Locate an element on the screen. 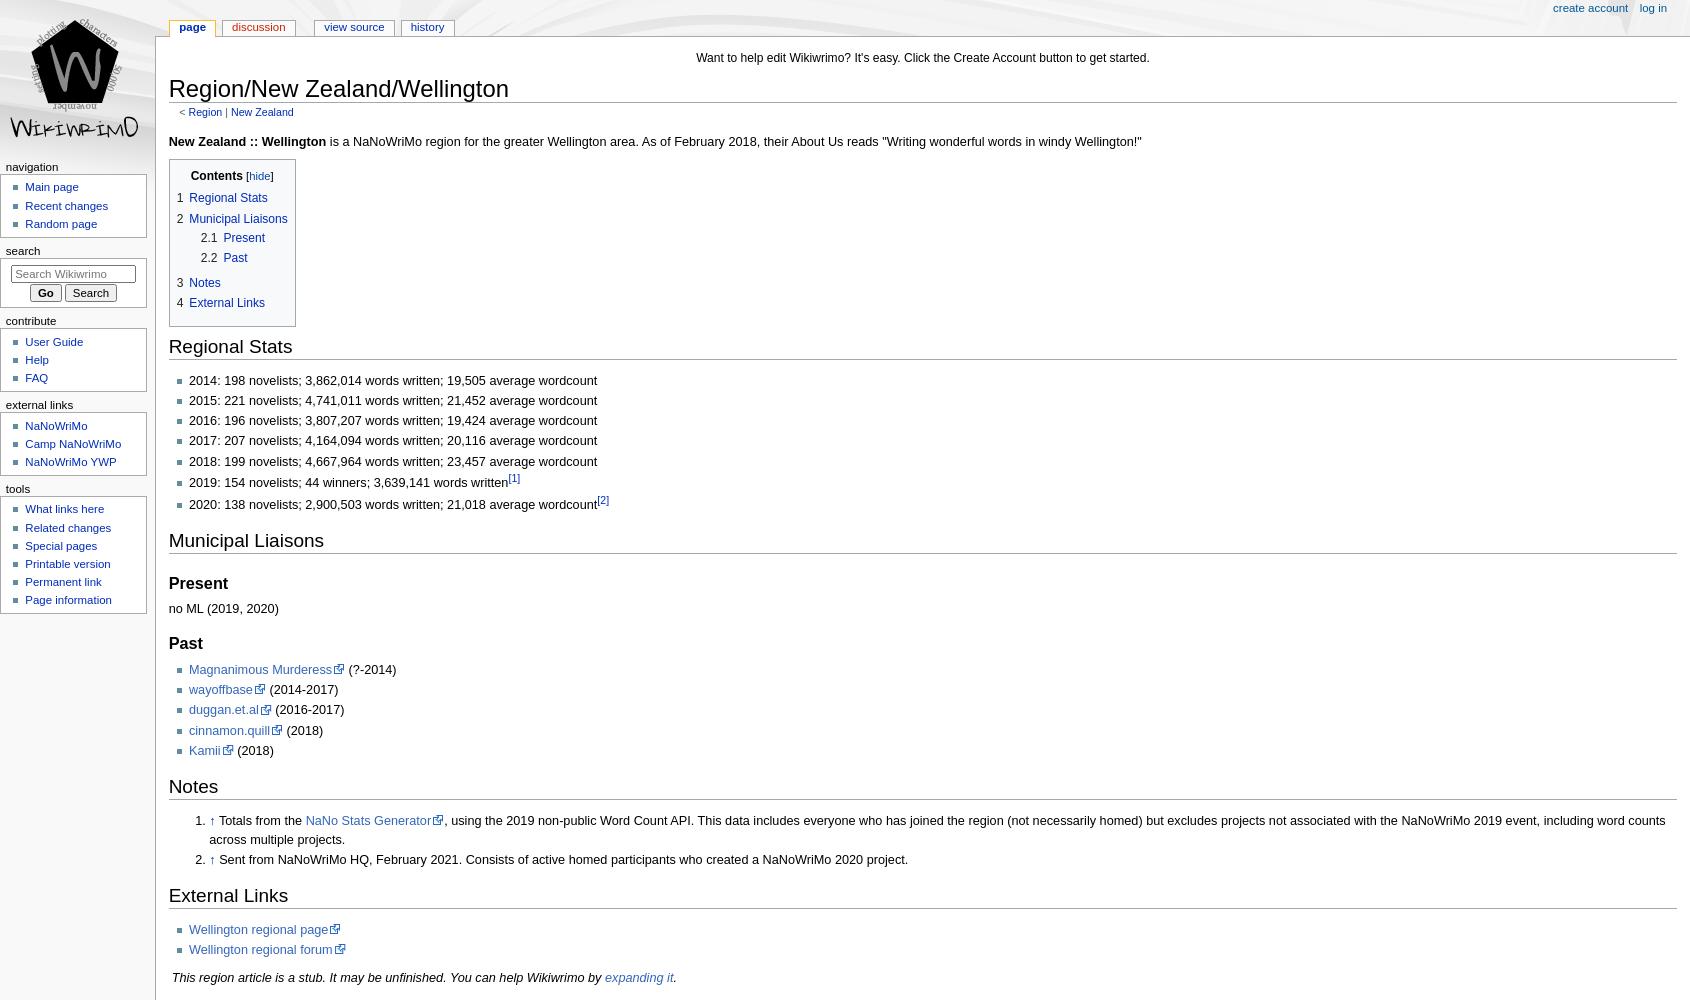 This screenshot has height=1000, width=1690. '2018: 199 novelists; 4,667,964 words written; 23,457 average wordcount' is located at coordinates (391, 460).